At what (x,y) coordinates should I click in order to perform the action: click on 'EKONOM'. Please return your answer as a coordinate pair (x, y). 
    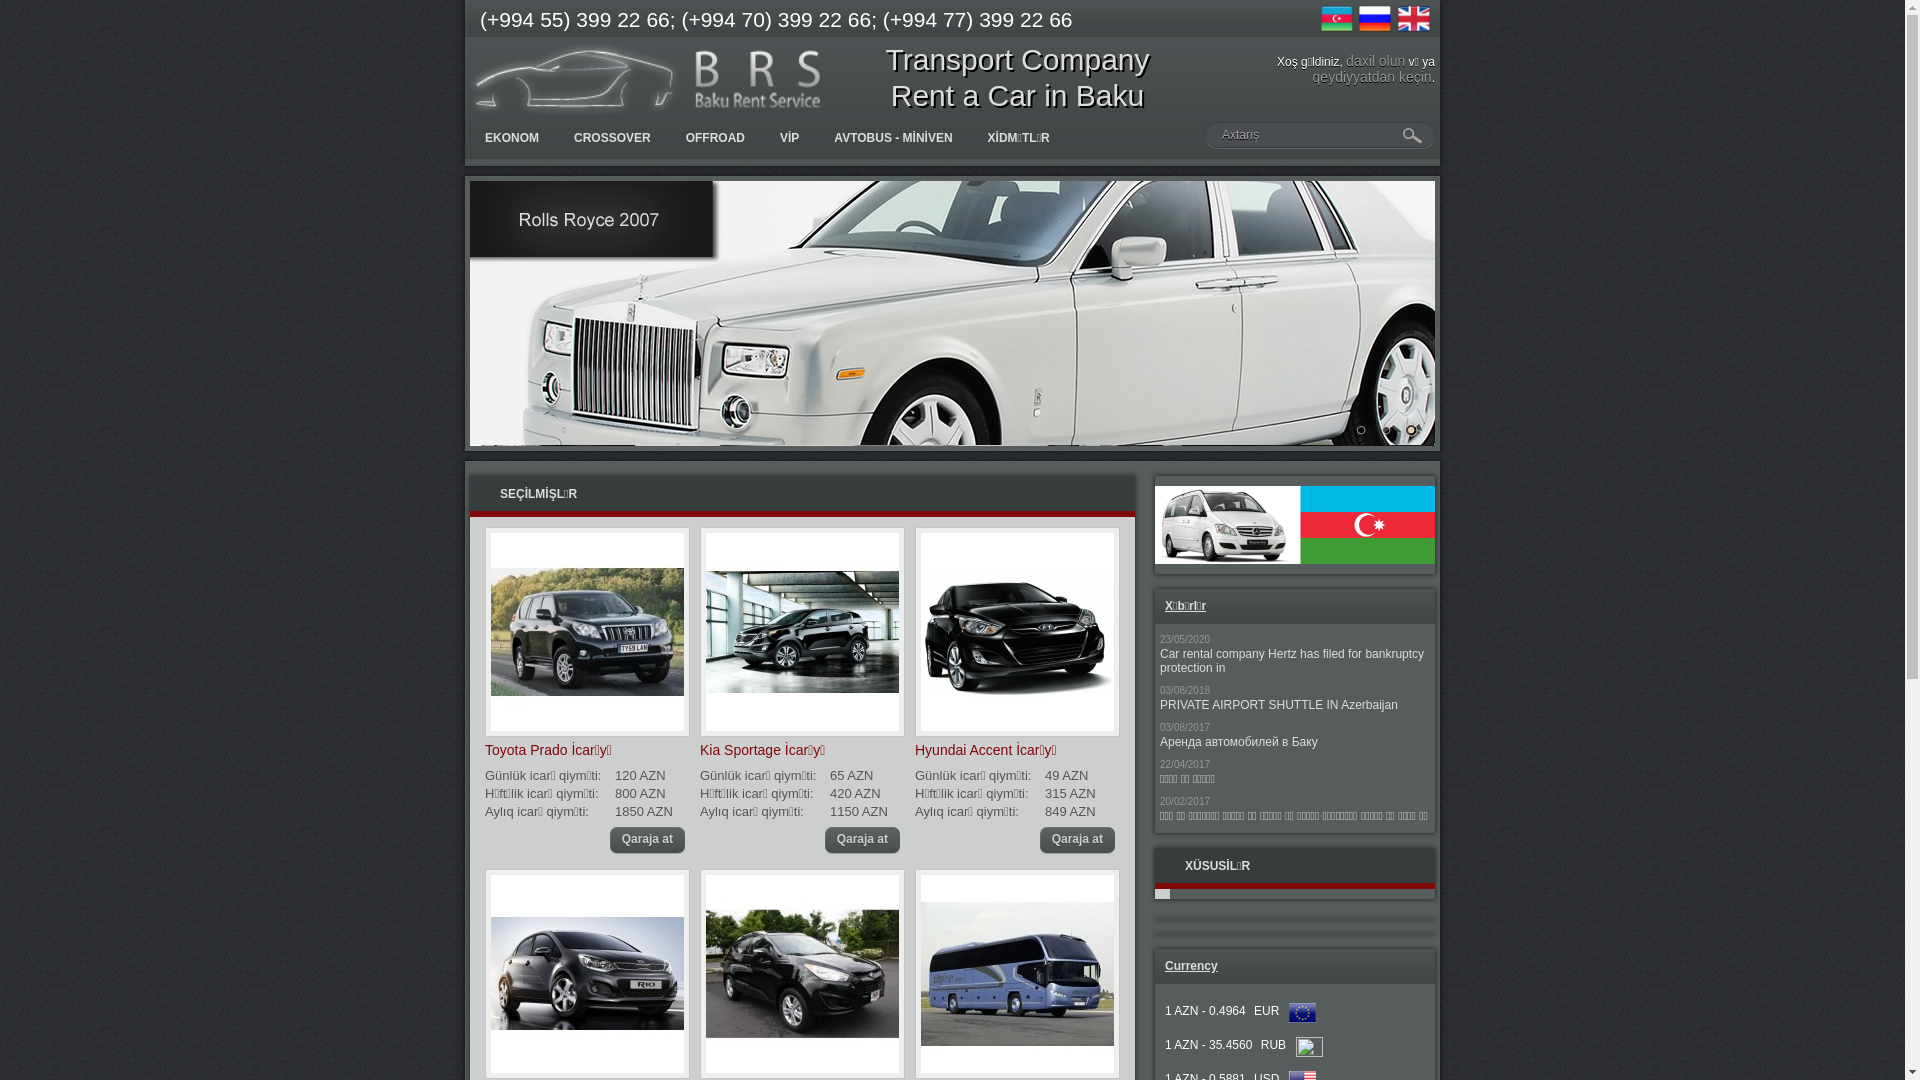
    Looking at the image, I should click on (512, 137).